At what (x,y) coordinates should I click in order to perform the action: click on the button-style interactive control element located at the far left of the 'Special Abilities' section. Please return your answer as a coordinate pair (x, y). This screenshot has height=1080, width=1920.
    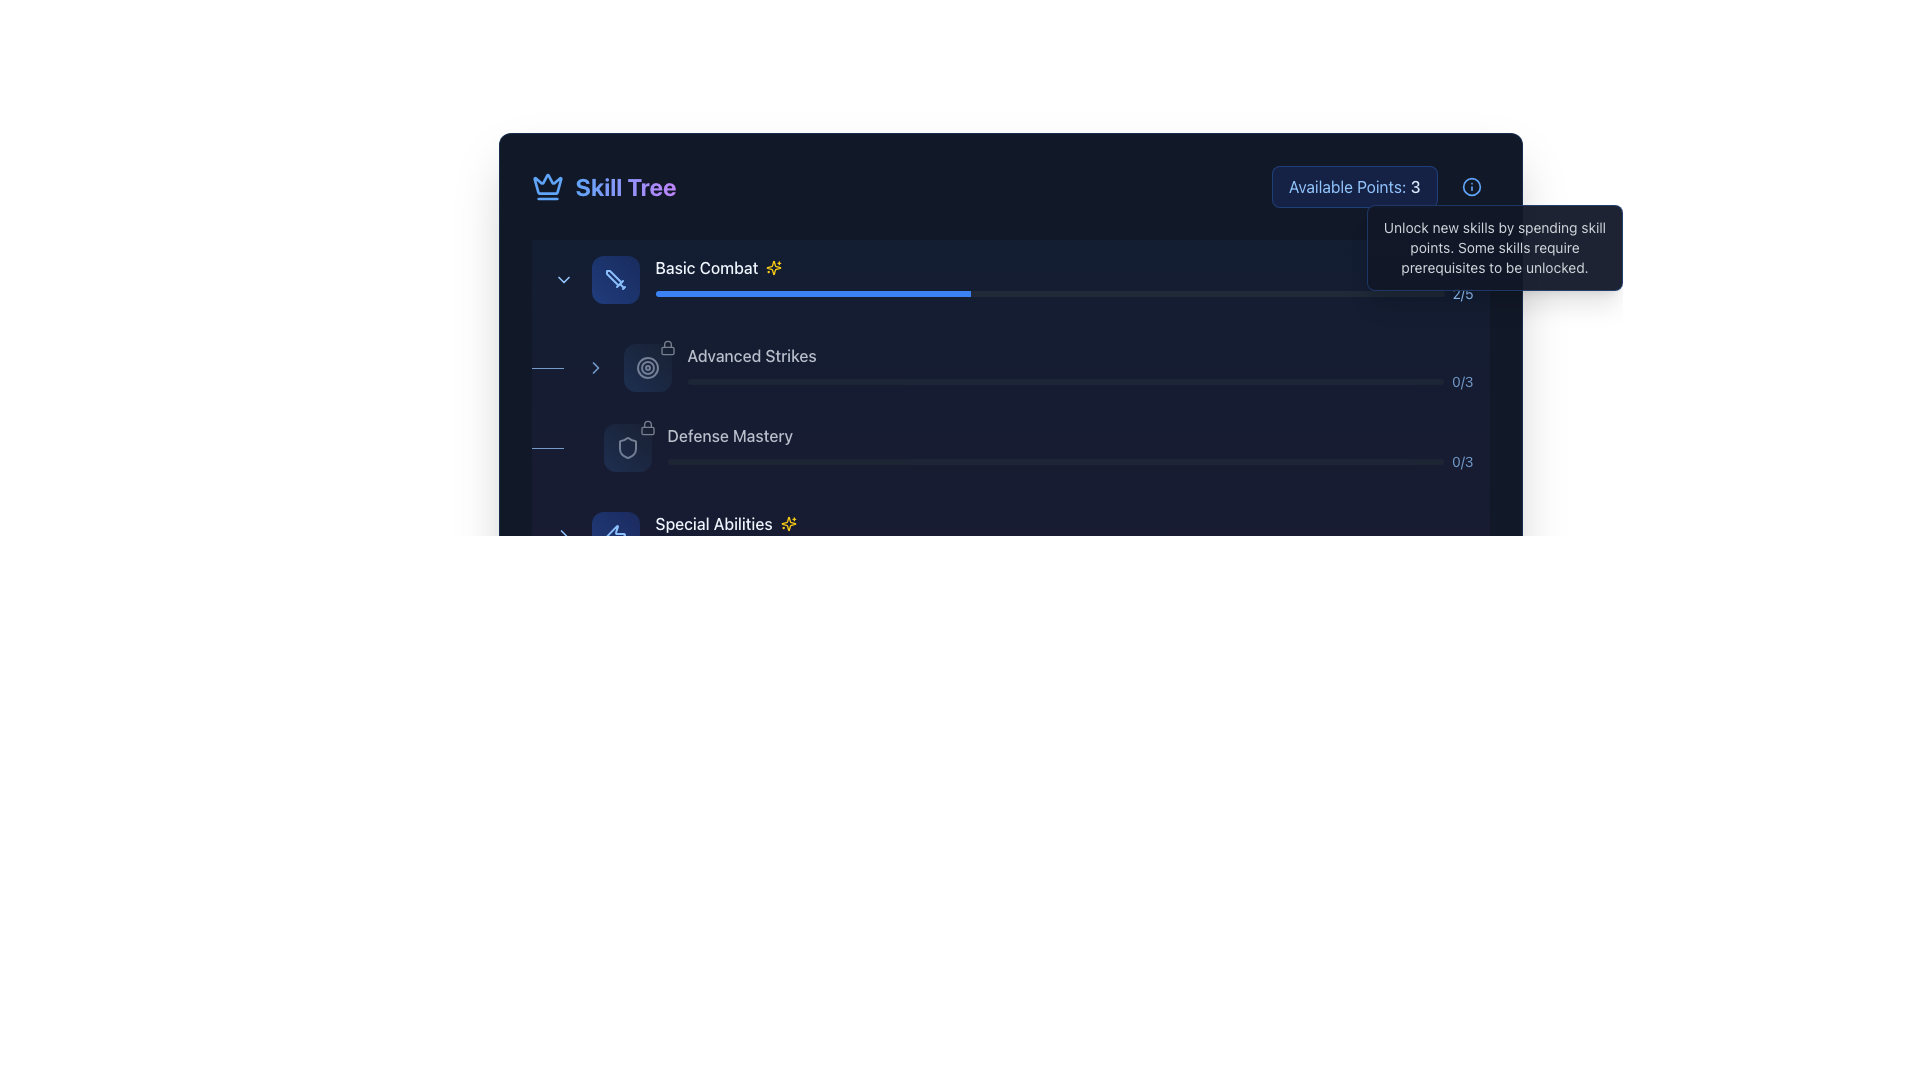
    Looking at the image, I should click on (562, 535).